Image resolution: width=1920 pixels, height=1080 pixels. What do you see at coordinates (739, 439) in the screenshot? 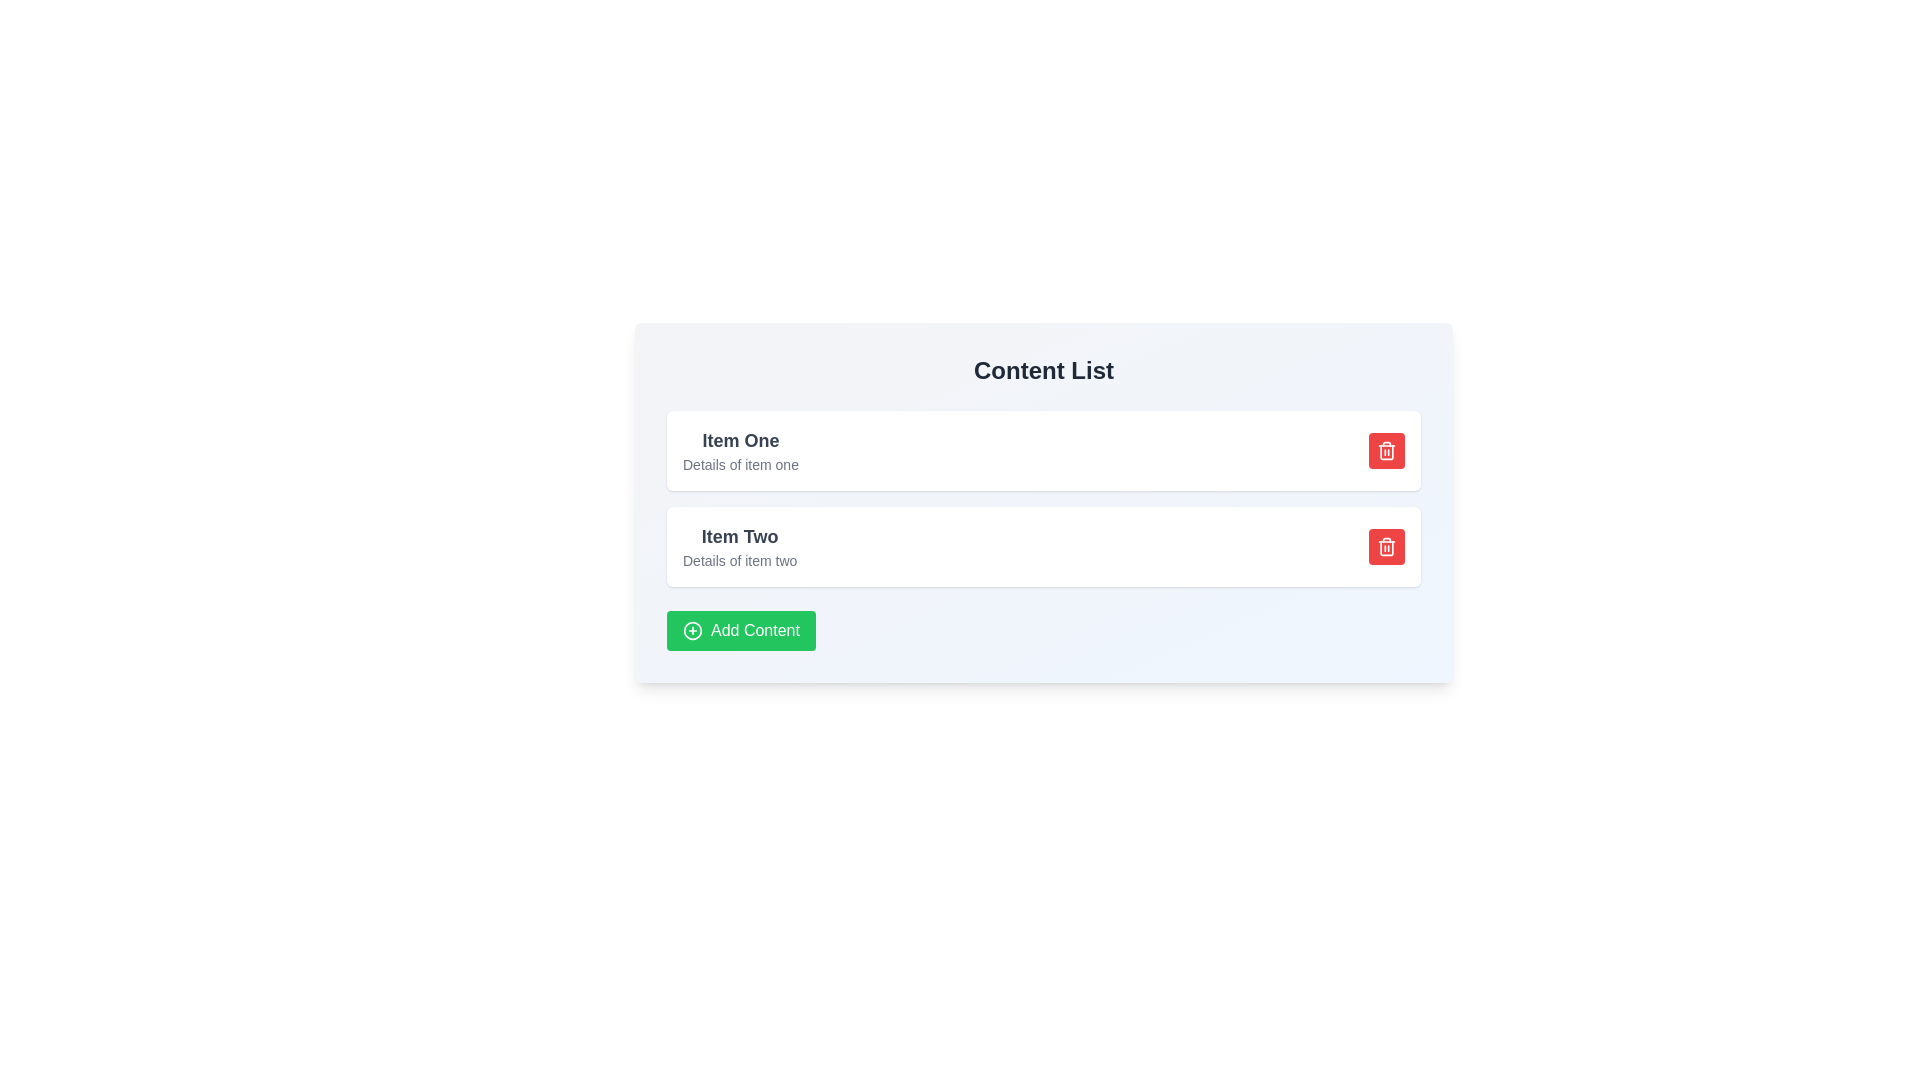
I see `the 'Item One' text label, which is styled in bold and larger size, located at the top of a rectangular card in a vertical list layout` at bounding box center [739, 439].